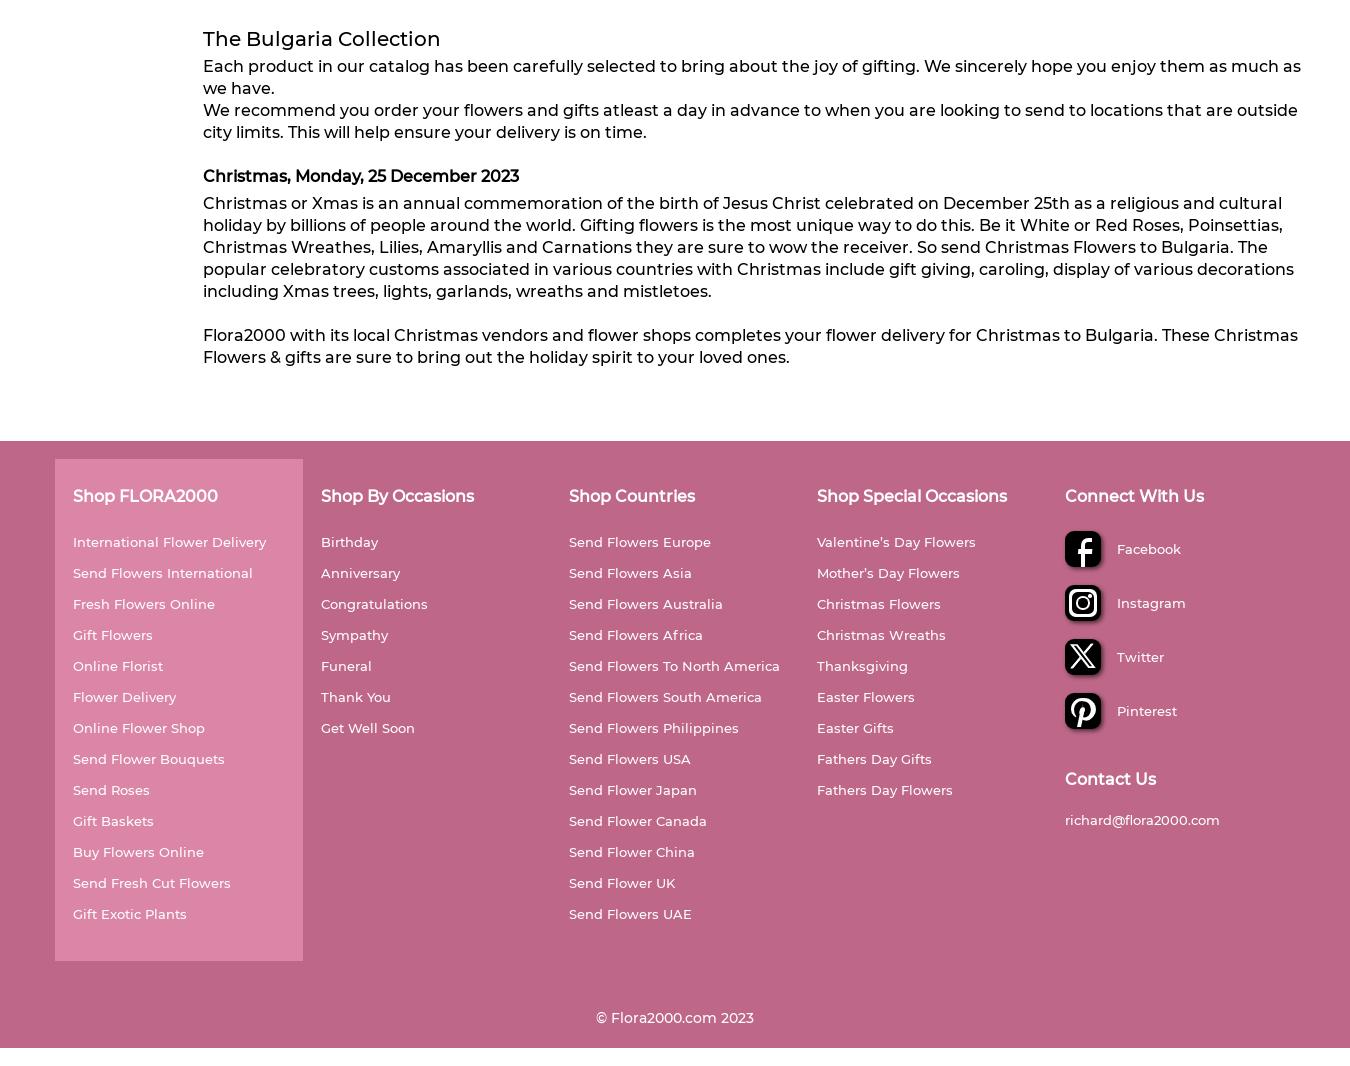 The width and height of the screenshot is (1350, 1066). I want to click on 'Fathers Day Gifts', so click(874, 757).